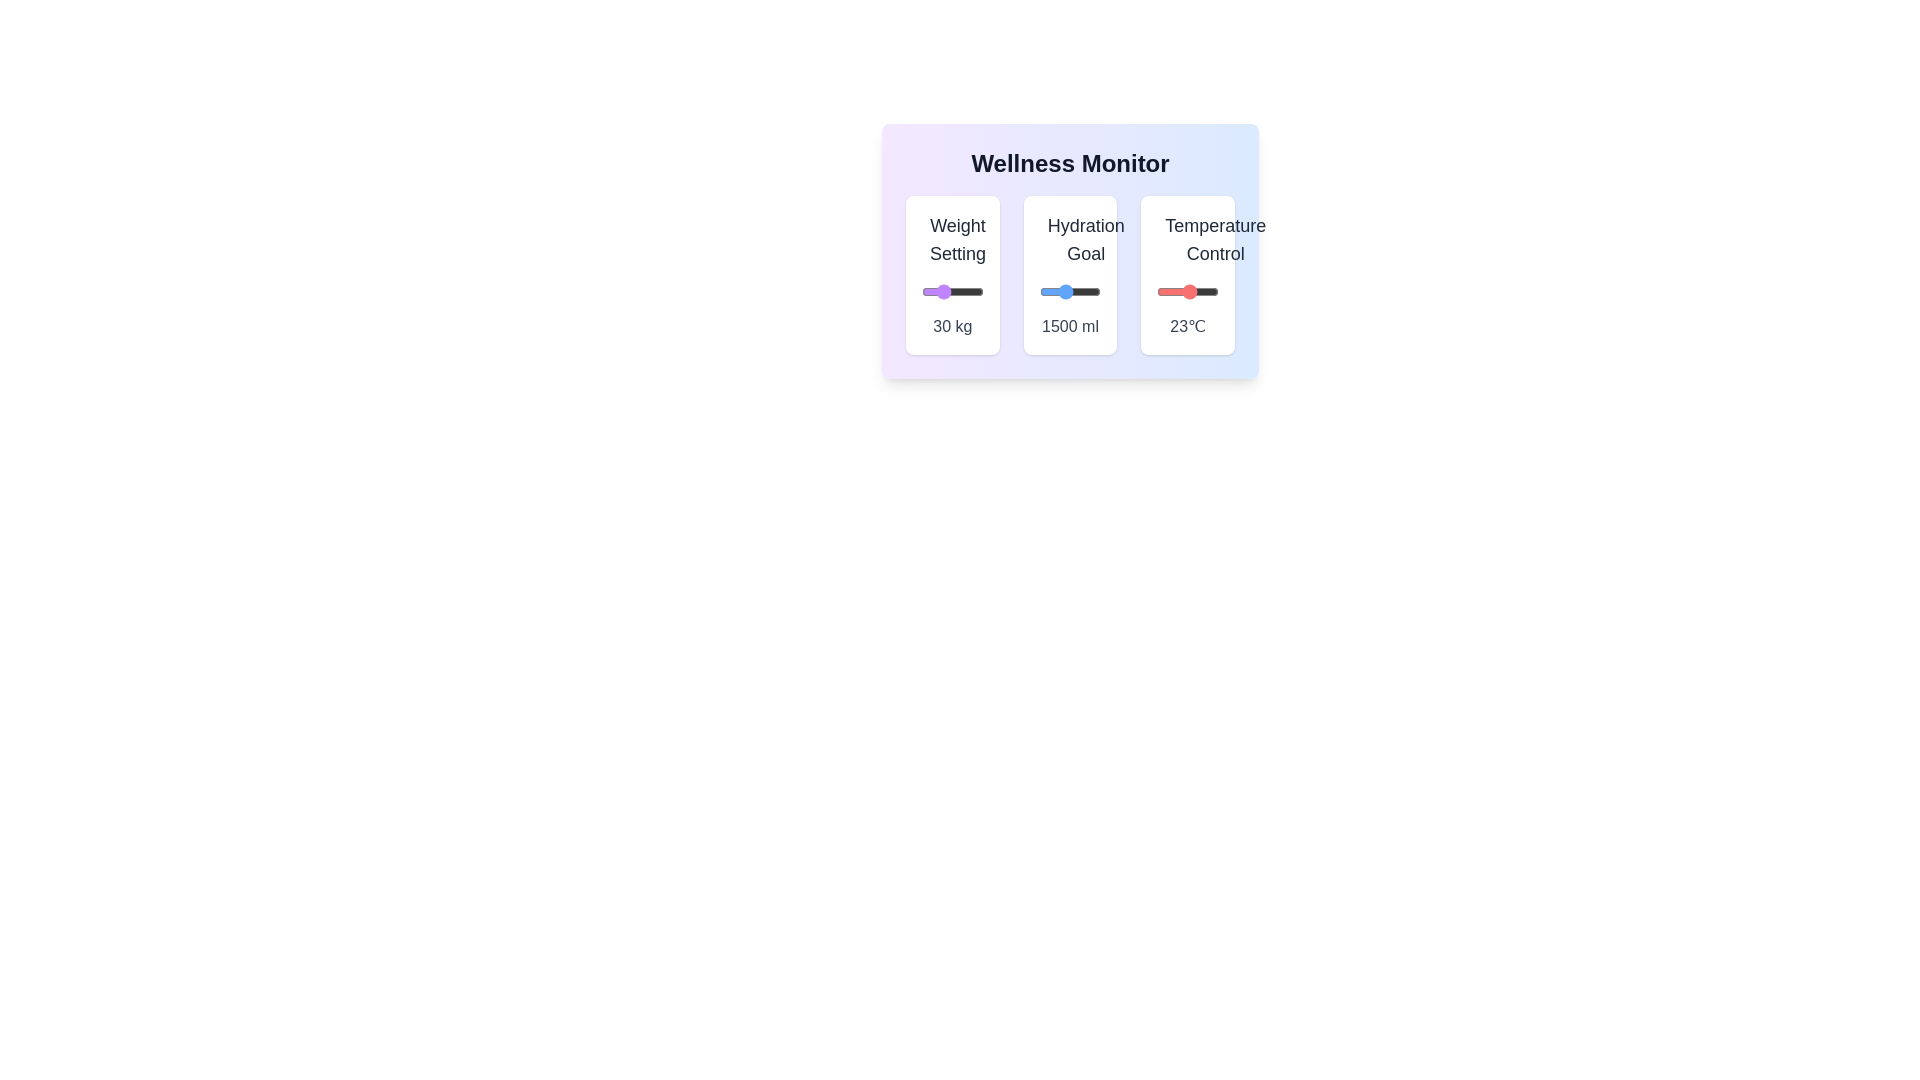 The image size is (1920, 1080). What do you see at coordinates (1206, 292) in the screenshot?
I see `the temperature` at bounding box center [1206, 292].